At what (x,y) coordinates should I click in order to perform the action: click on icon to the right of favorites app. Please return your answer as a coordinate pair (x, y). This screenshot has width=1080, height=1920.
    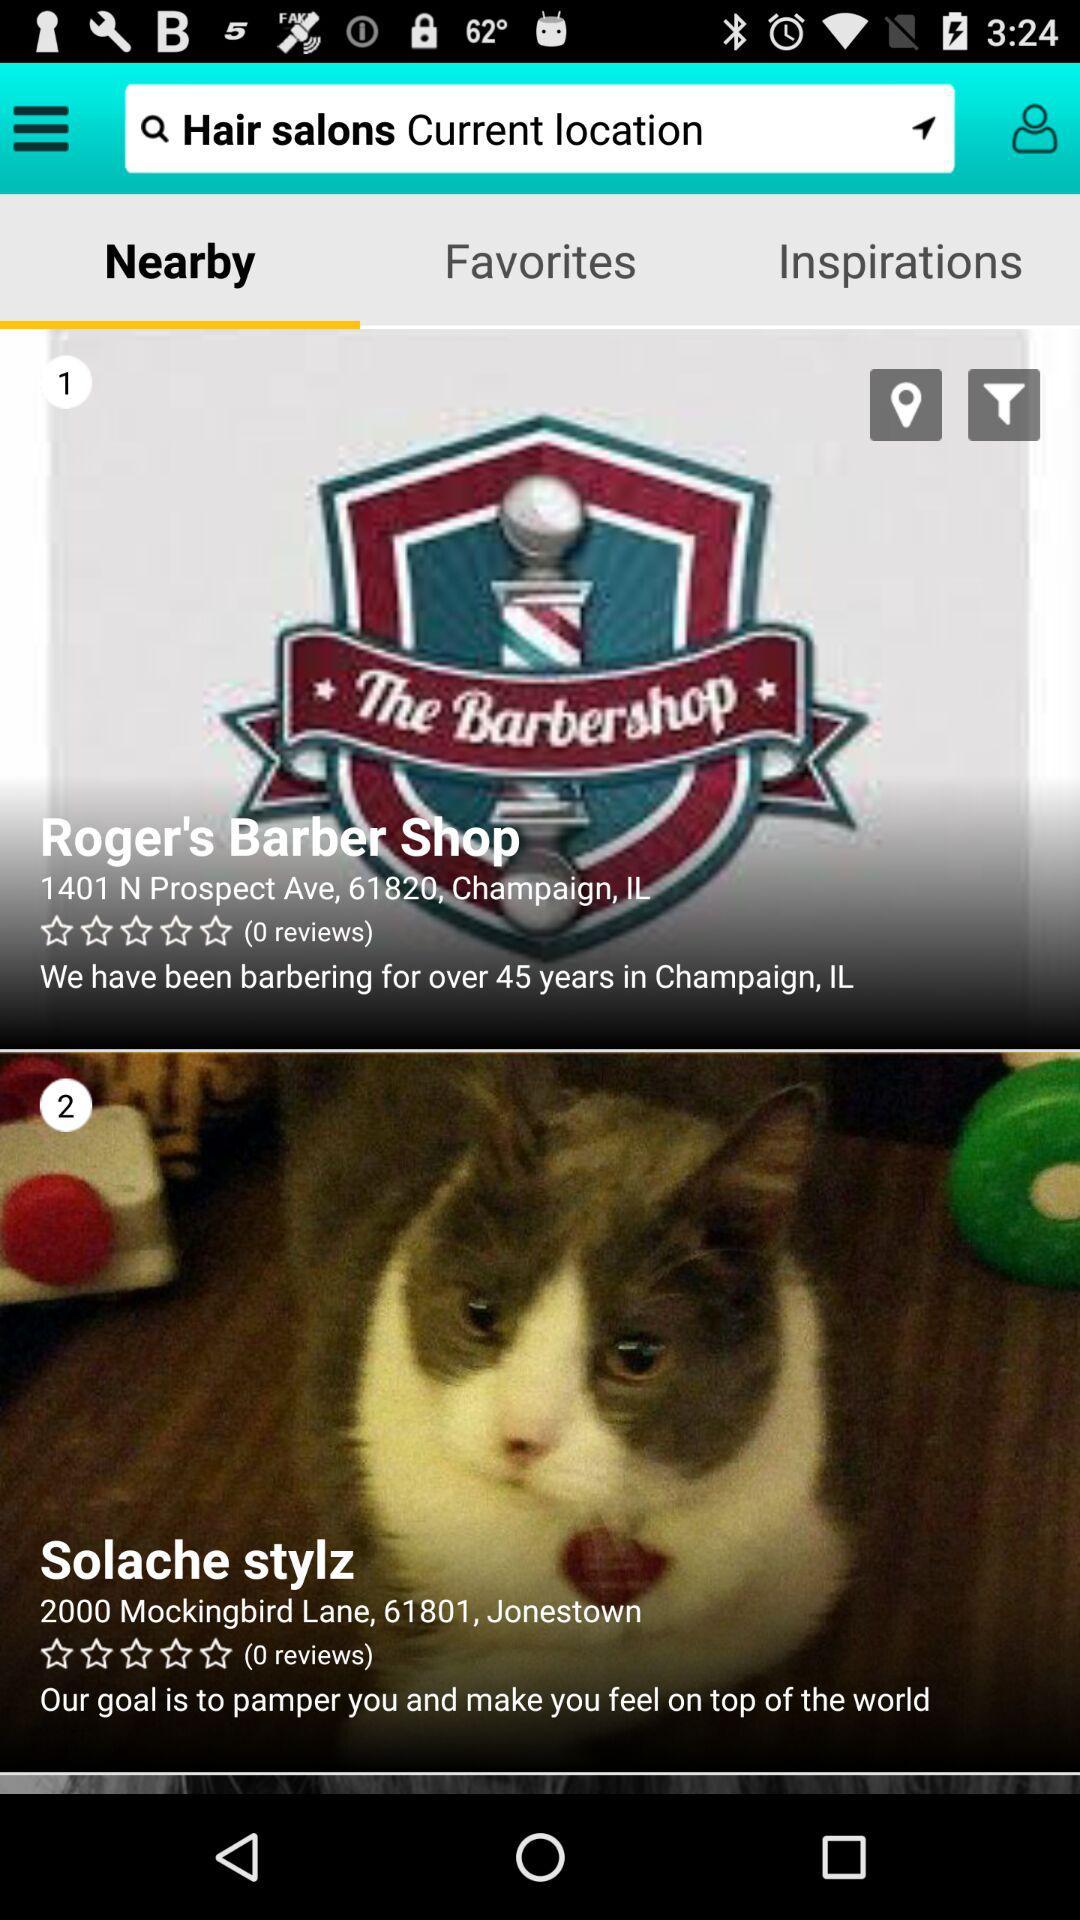
    Looking at the image, I should click on (898, 258).